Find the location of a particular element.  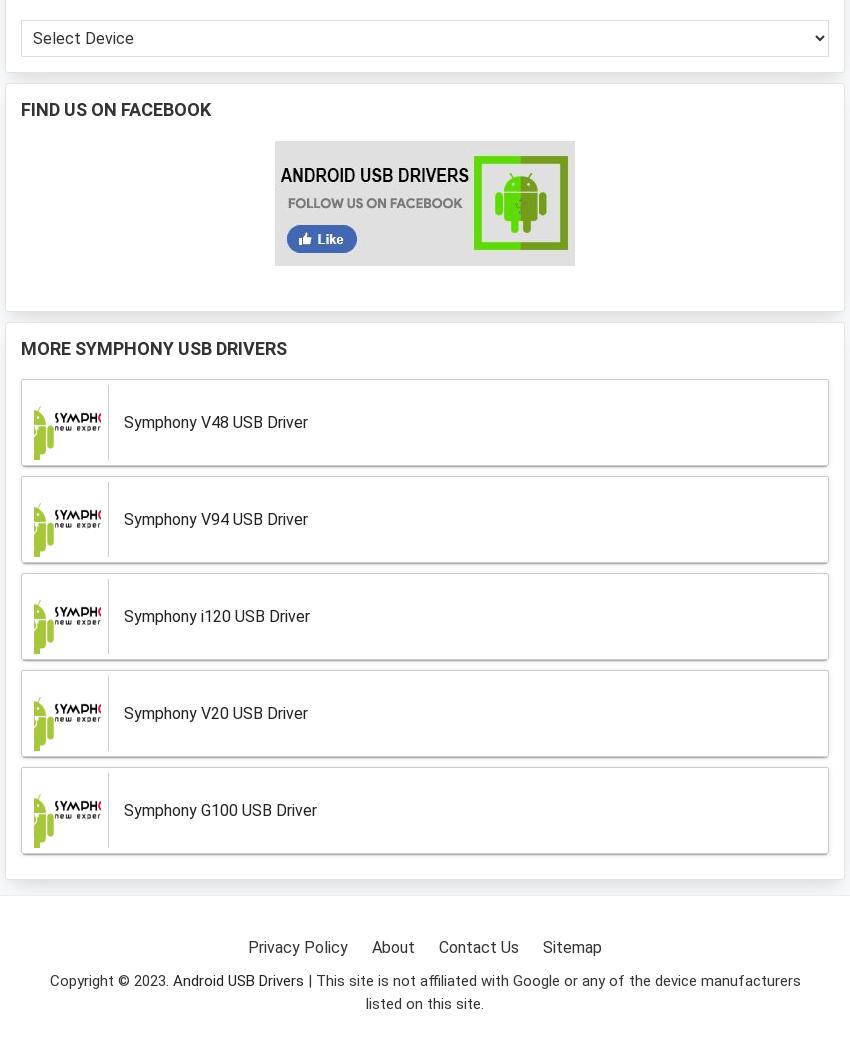

'| This site is not affiliated with Google or any of the device manufacturers listed on this site.' is located at coordinates (303, 992).